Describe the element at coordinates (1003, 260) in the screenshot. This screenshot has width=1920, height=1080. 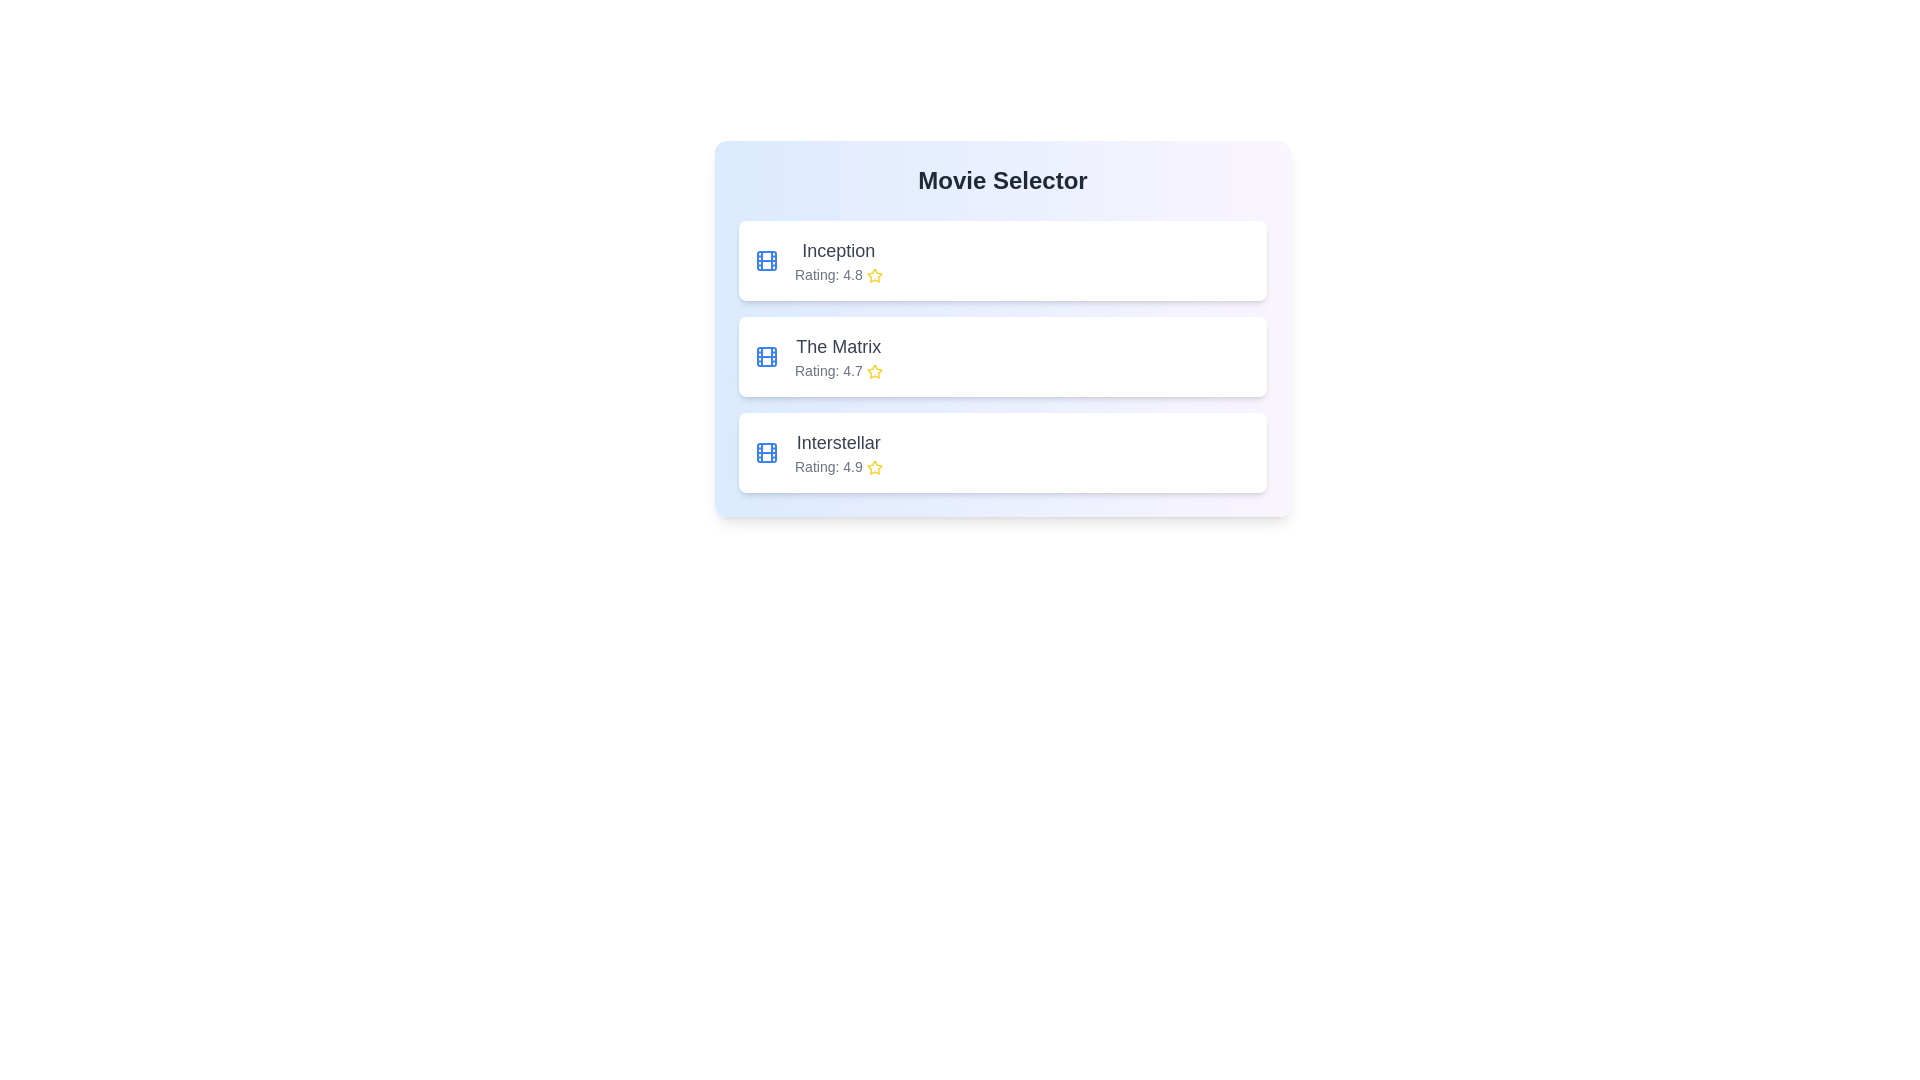
I see `the movie item corresponding to Inception` at that location.